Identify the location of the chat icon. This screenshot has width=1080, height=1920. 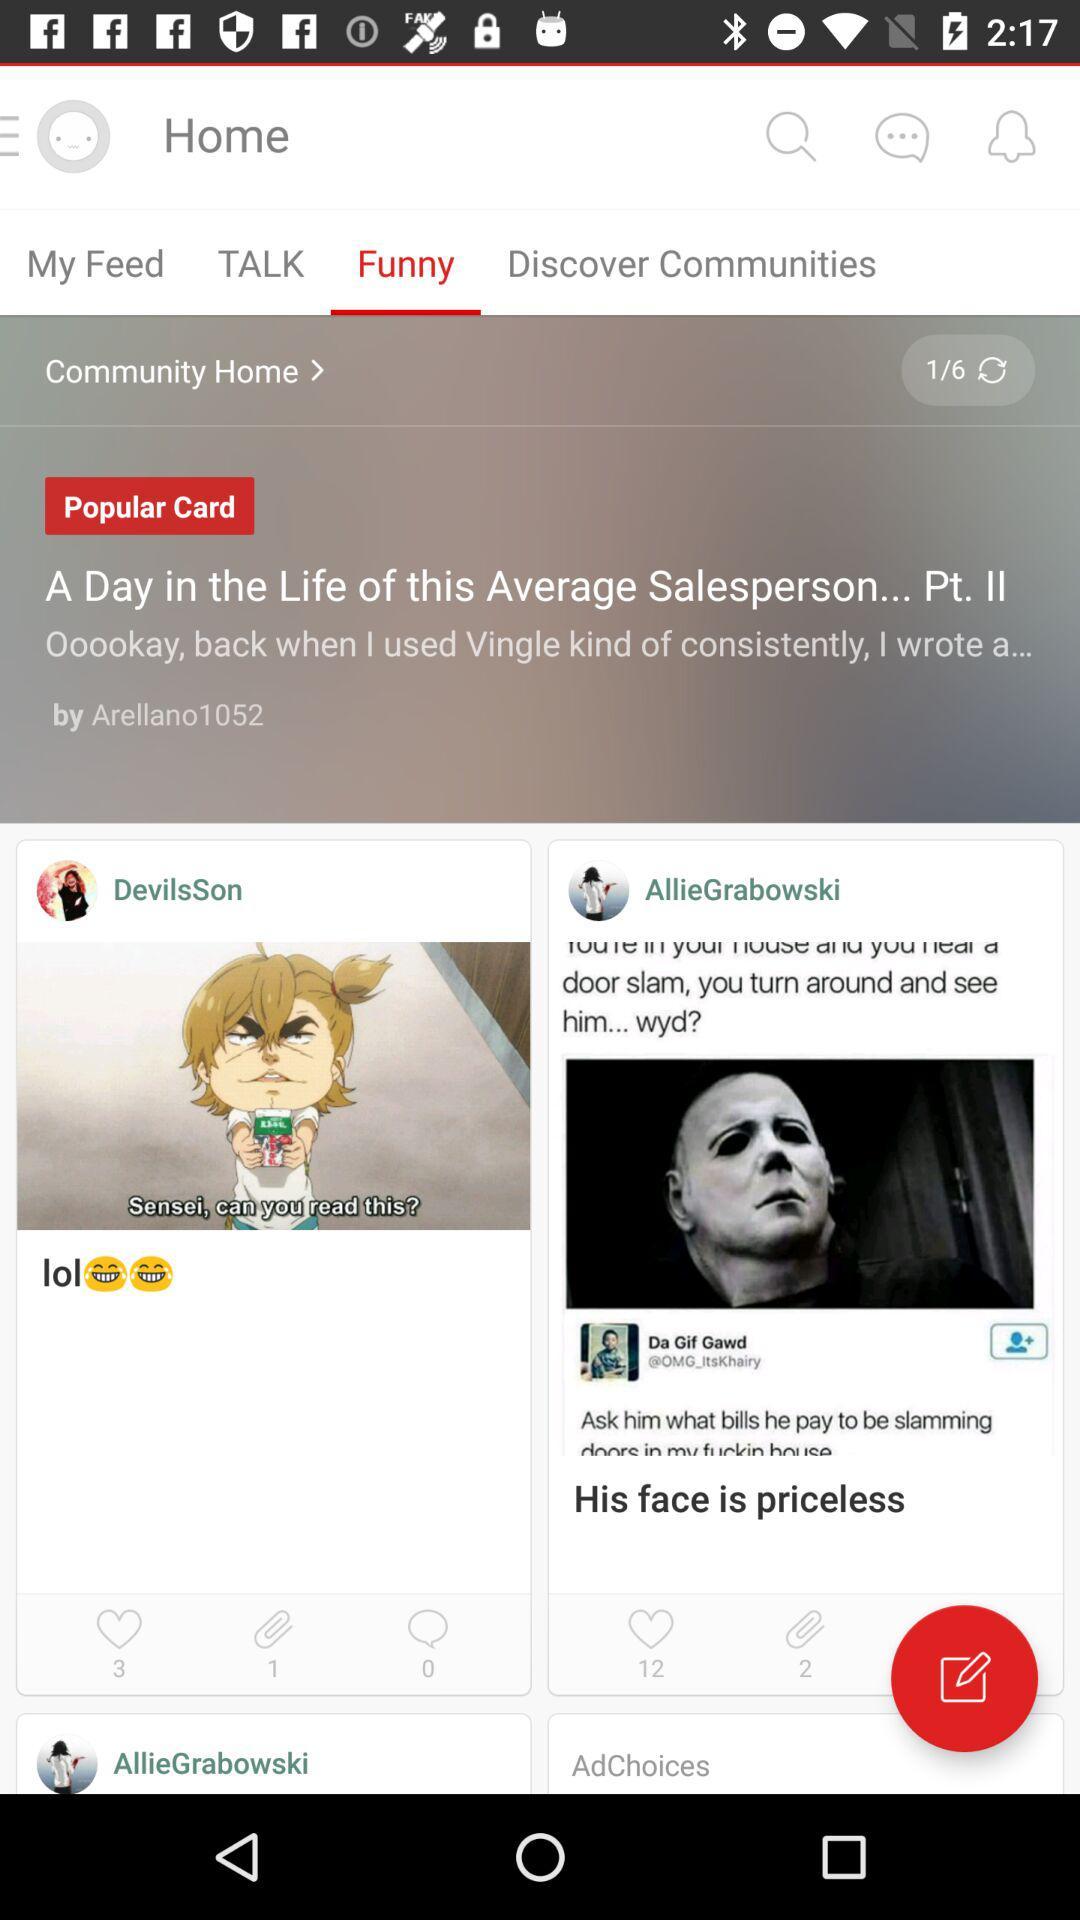
(901, 135).